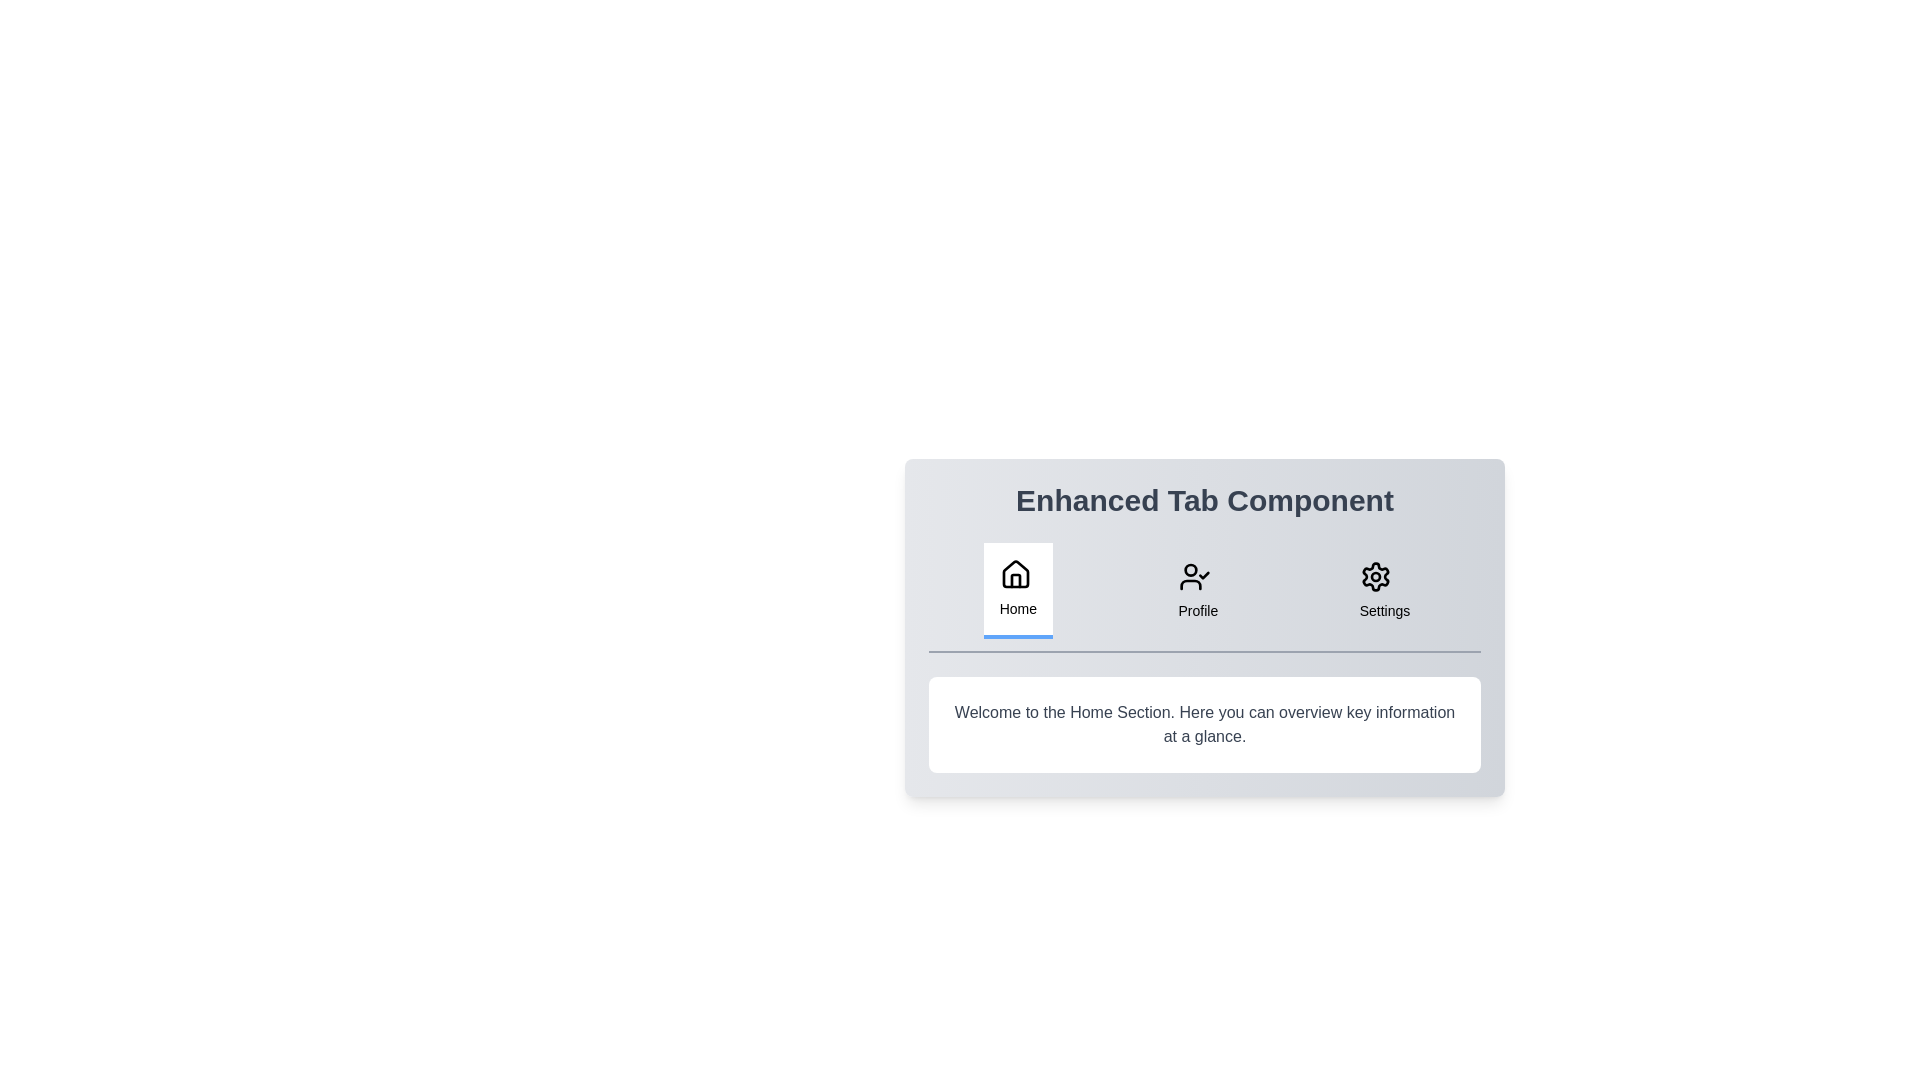 The image size is (1920, 1080). Describe the element at coordinates (1382, 589) in the screenshot. I see `the Settings tab to view its content` at that location.